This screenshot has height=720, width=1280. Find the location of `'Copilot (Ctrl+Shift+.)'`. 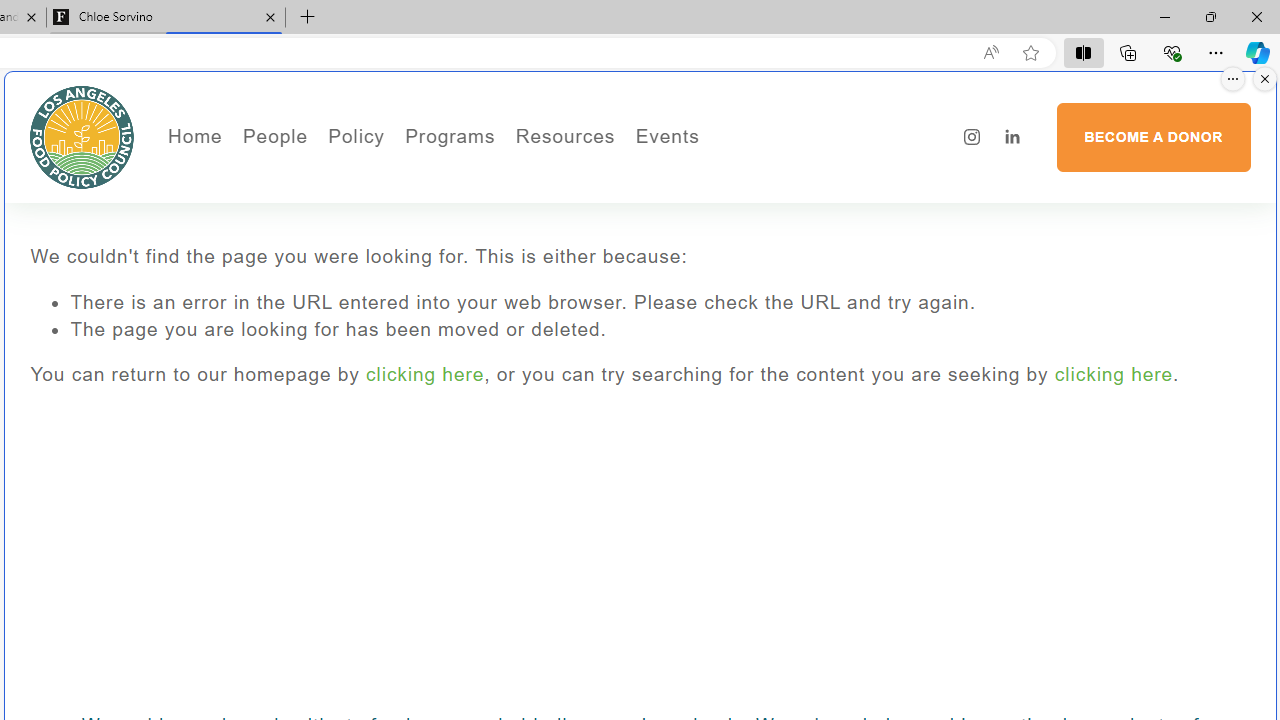

'Copilot (Ctrl+Shift+.)' is located at coordinates (1257, 51).